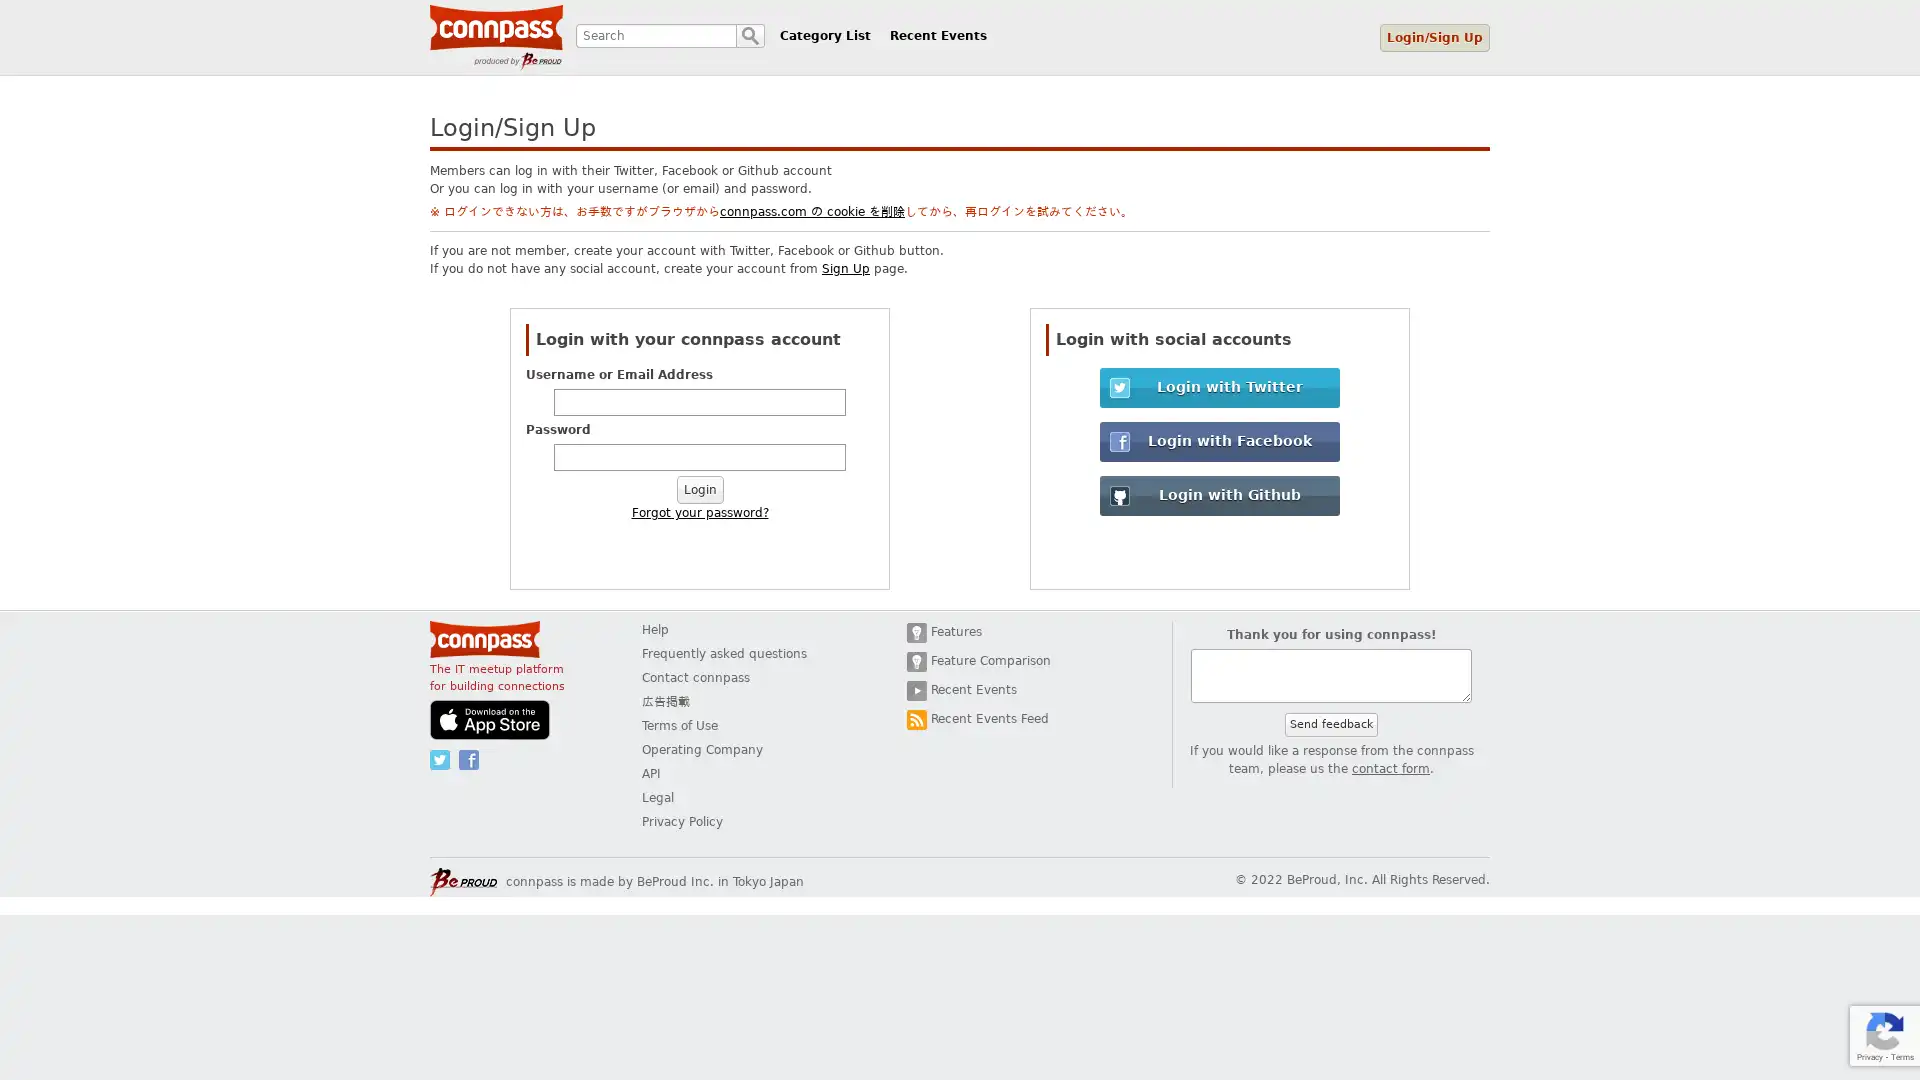  What do you see at coordinates (749, 35) in the screenshot?
I see `Search` at bounding box center [749, 35].